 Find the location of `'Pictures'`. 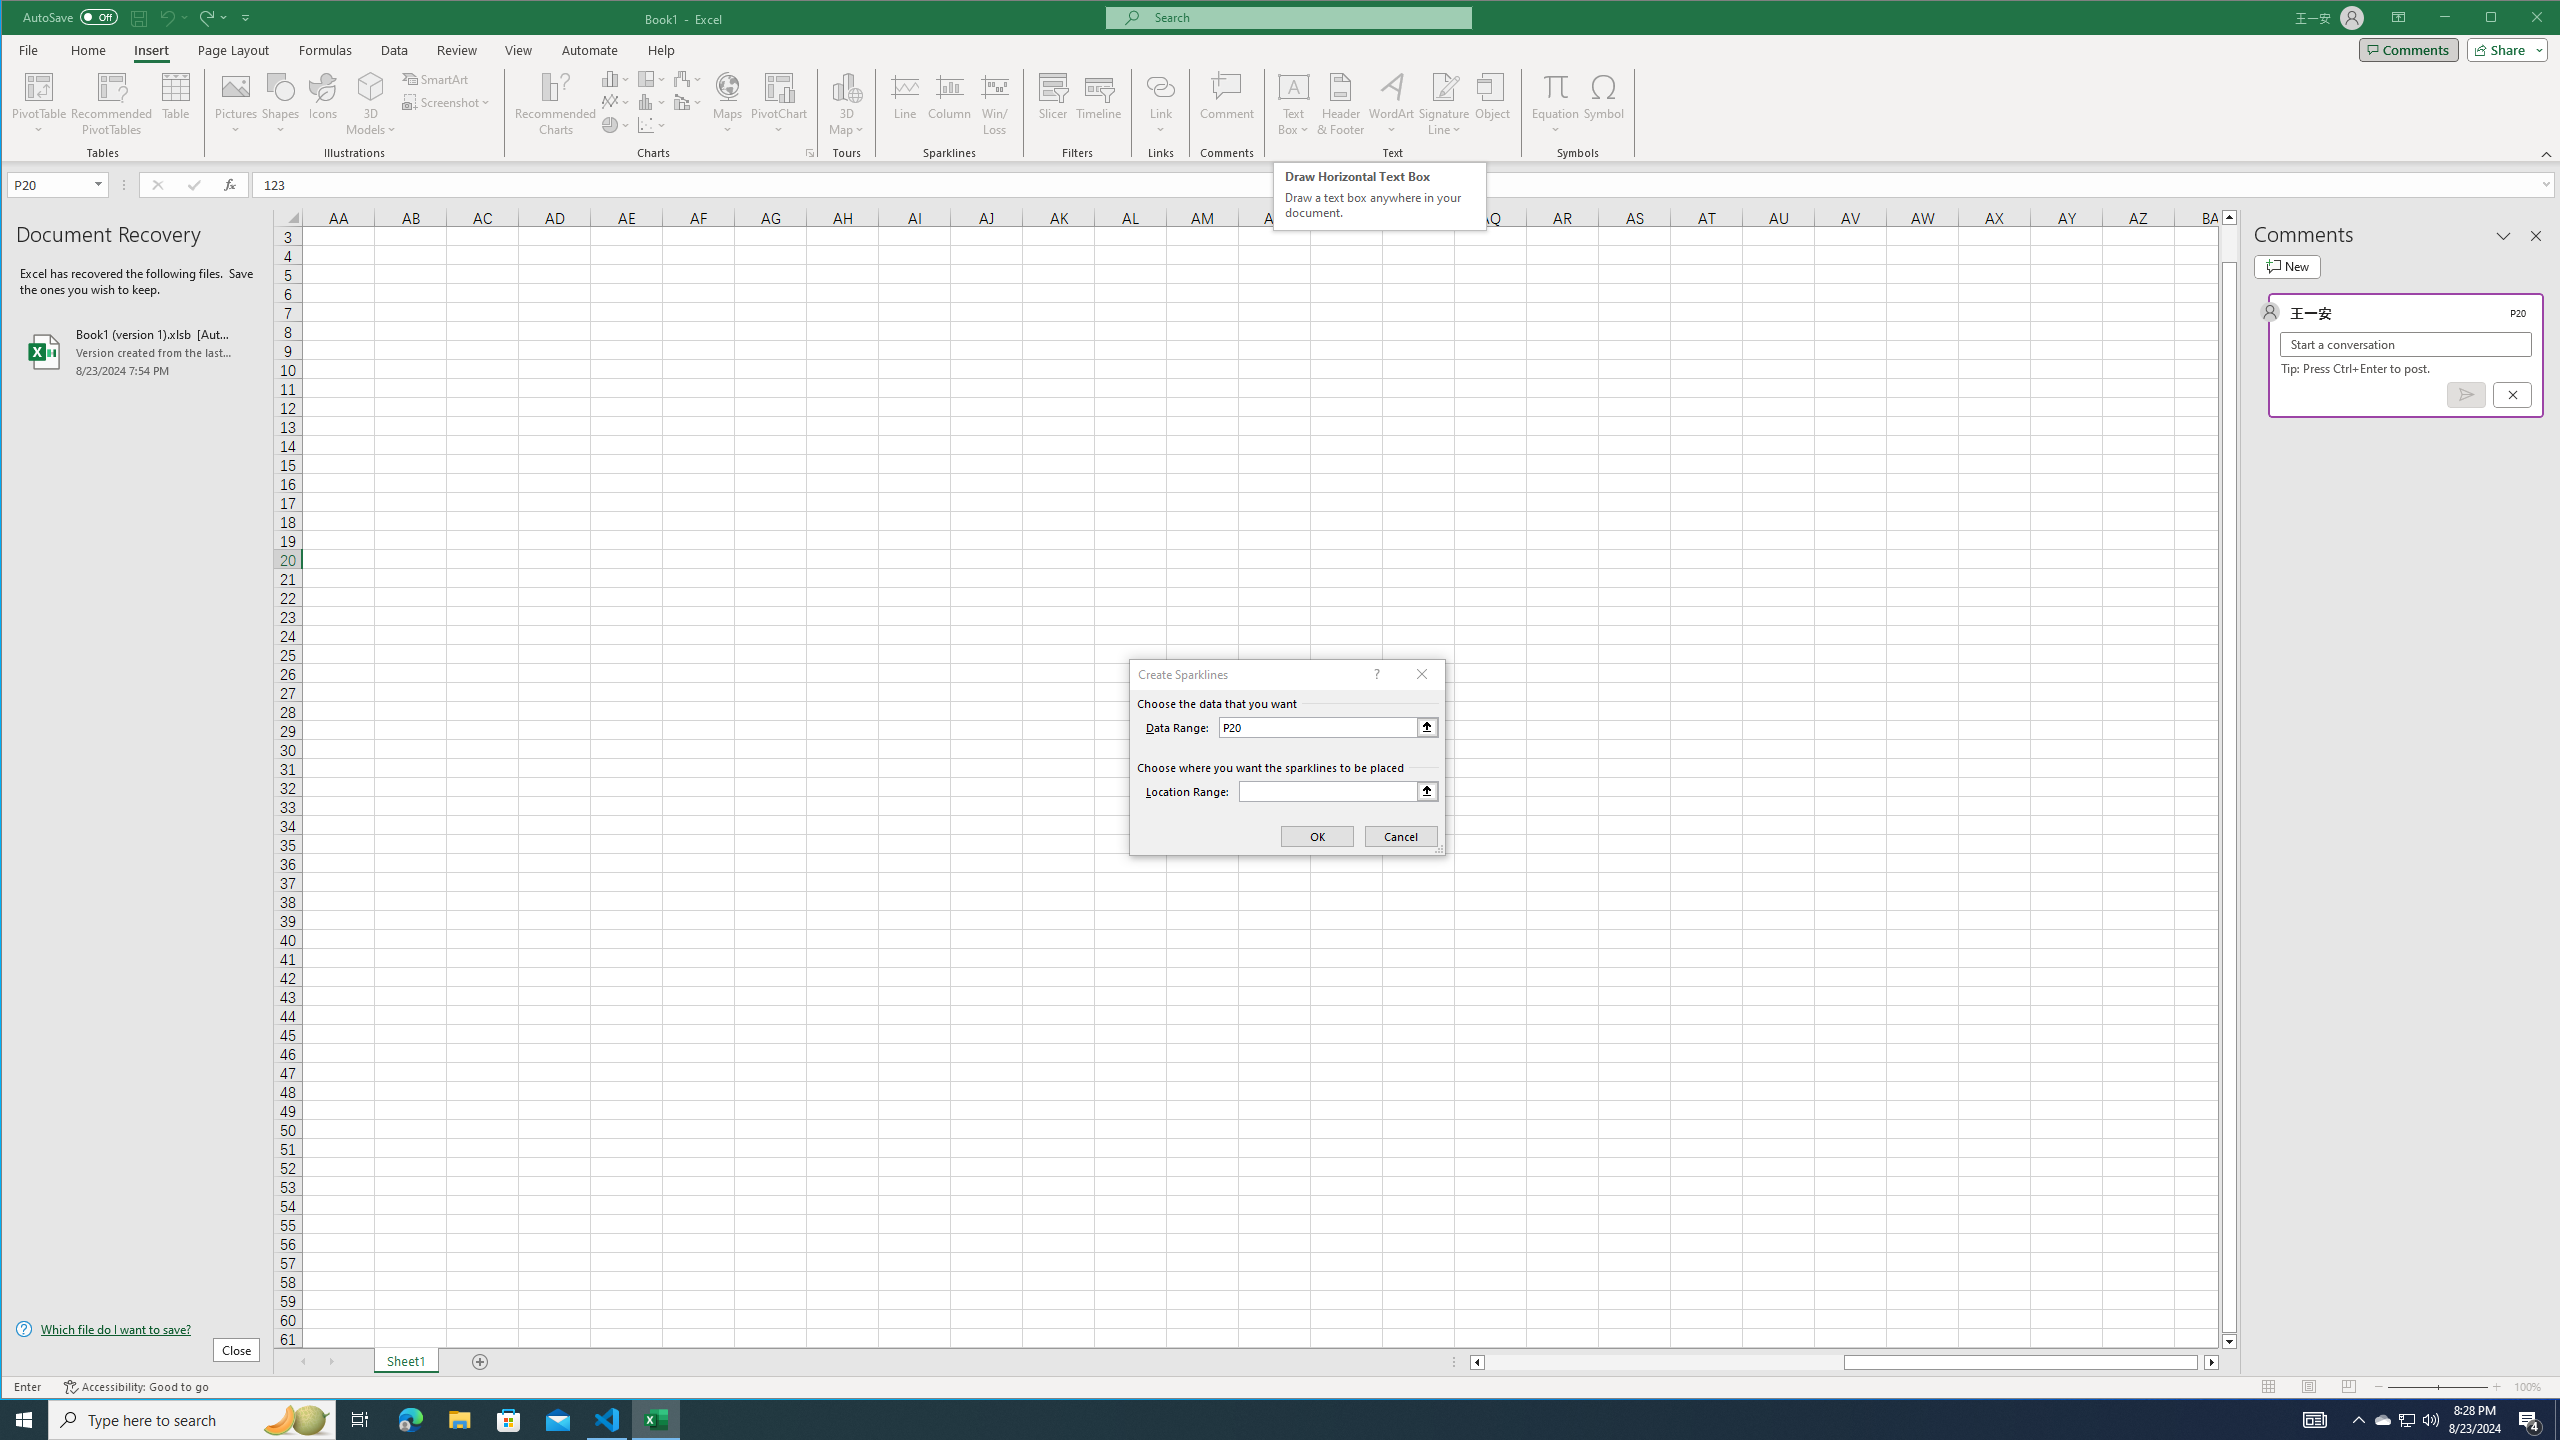

'Pictures' is located at coordinates (236, 103).